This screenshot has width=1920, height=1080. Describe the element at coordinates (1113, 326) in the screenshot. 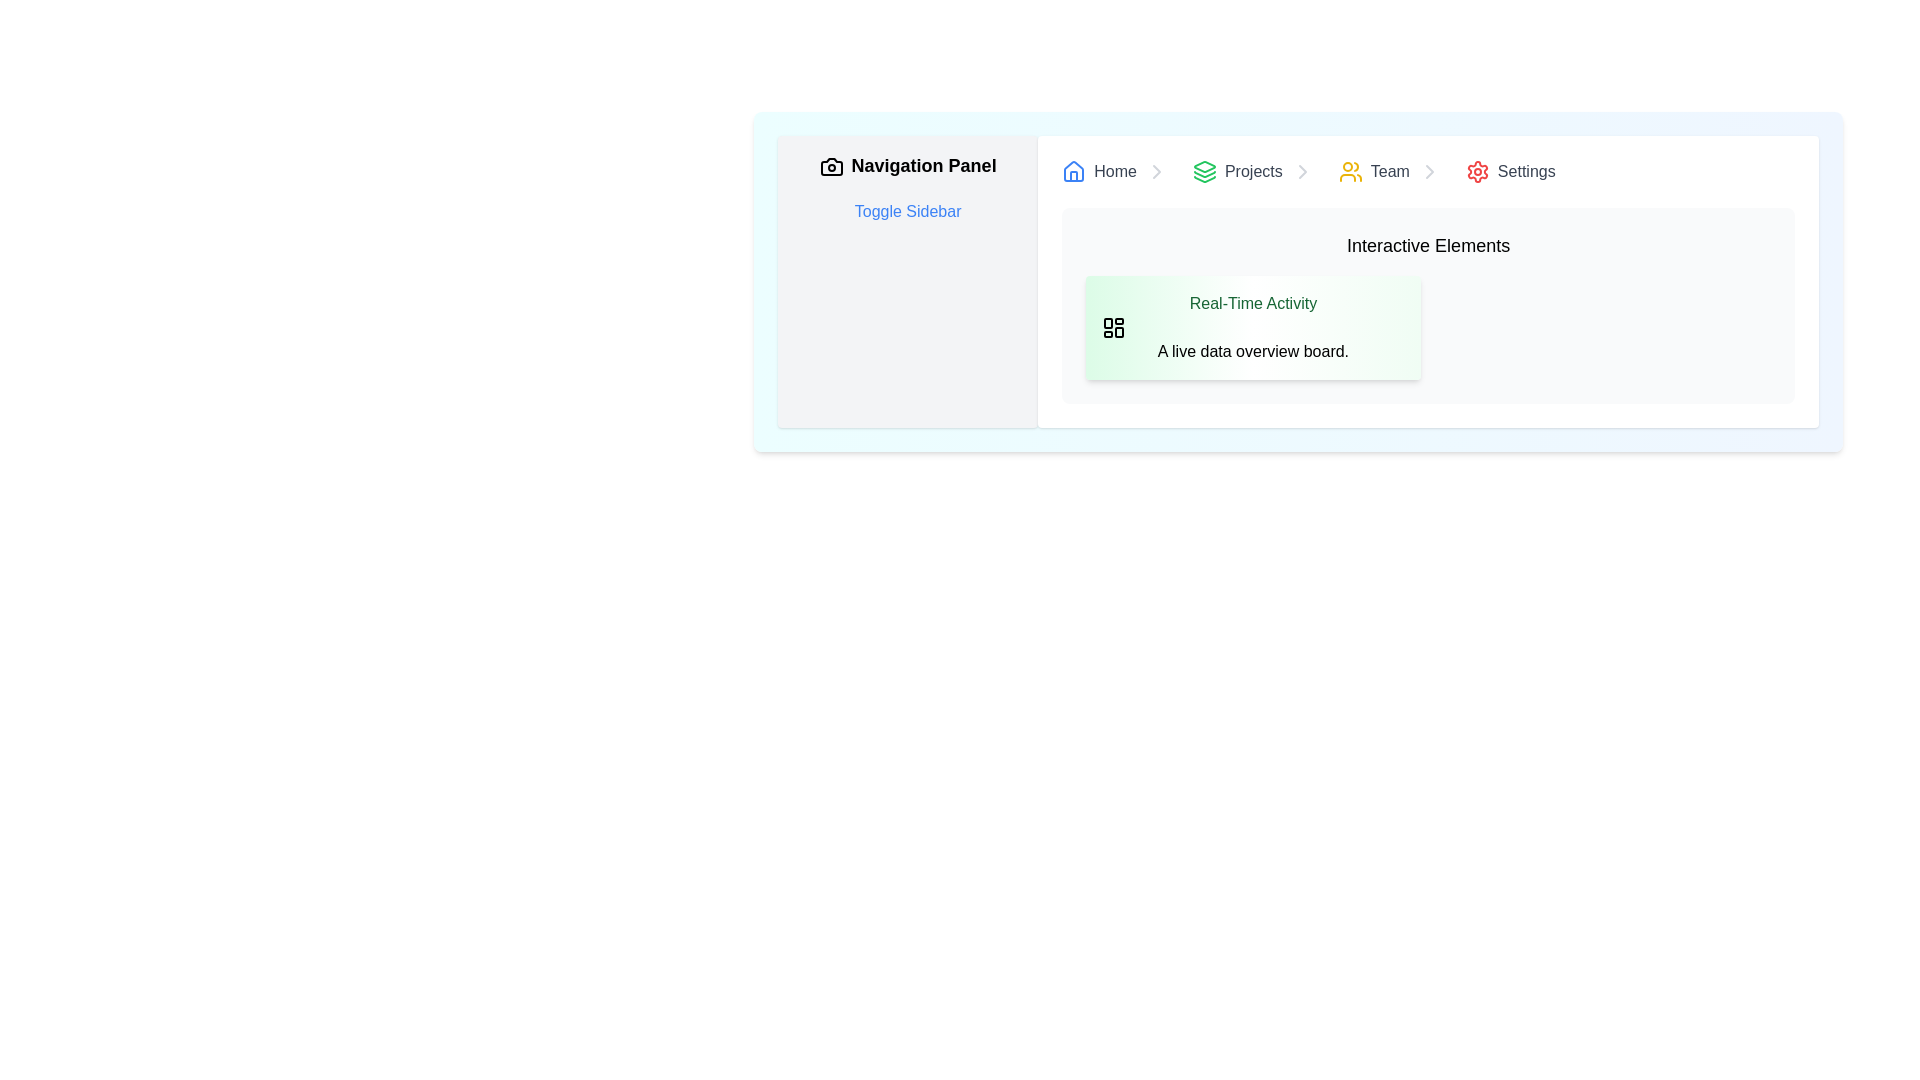

I see `the icon element styled as a four-square dashboard layout located at the top-left corner of the 'Real-Time Activity' card within the 'Interactive Elements' section` at that location.